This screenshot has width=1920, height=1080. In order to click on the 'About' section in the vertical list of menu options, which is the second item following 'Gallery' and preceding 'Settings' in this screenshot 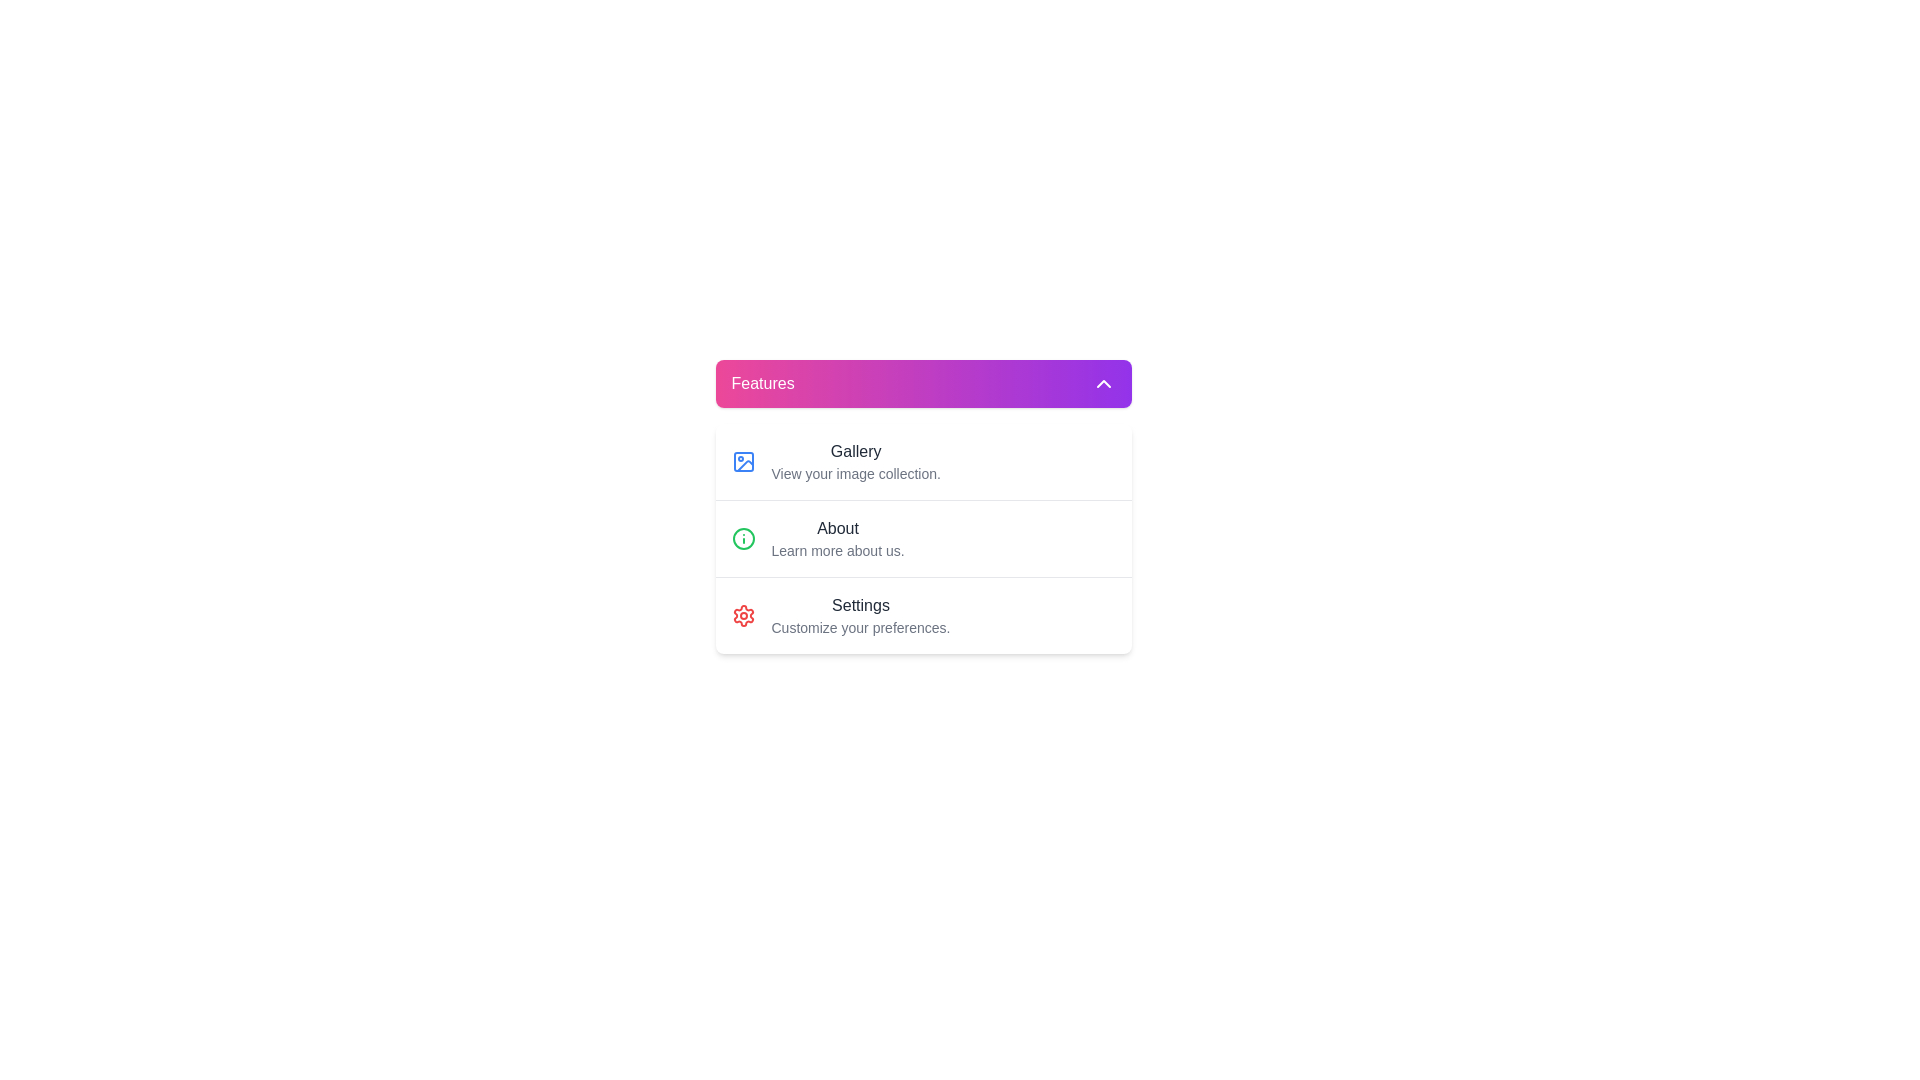, I will do `click(922, 538)`.